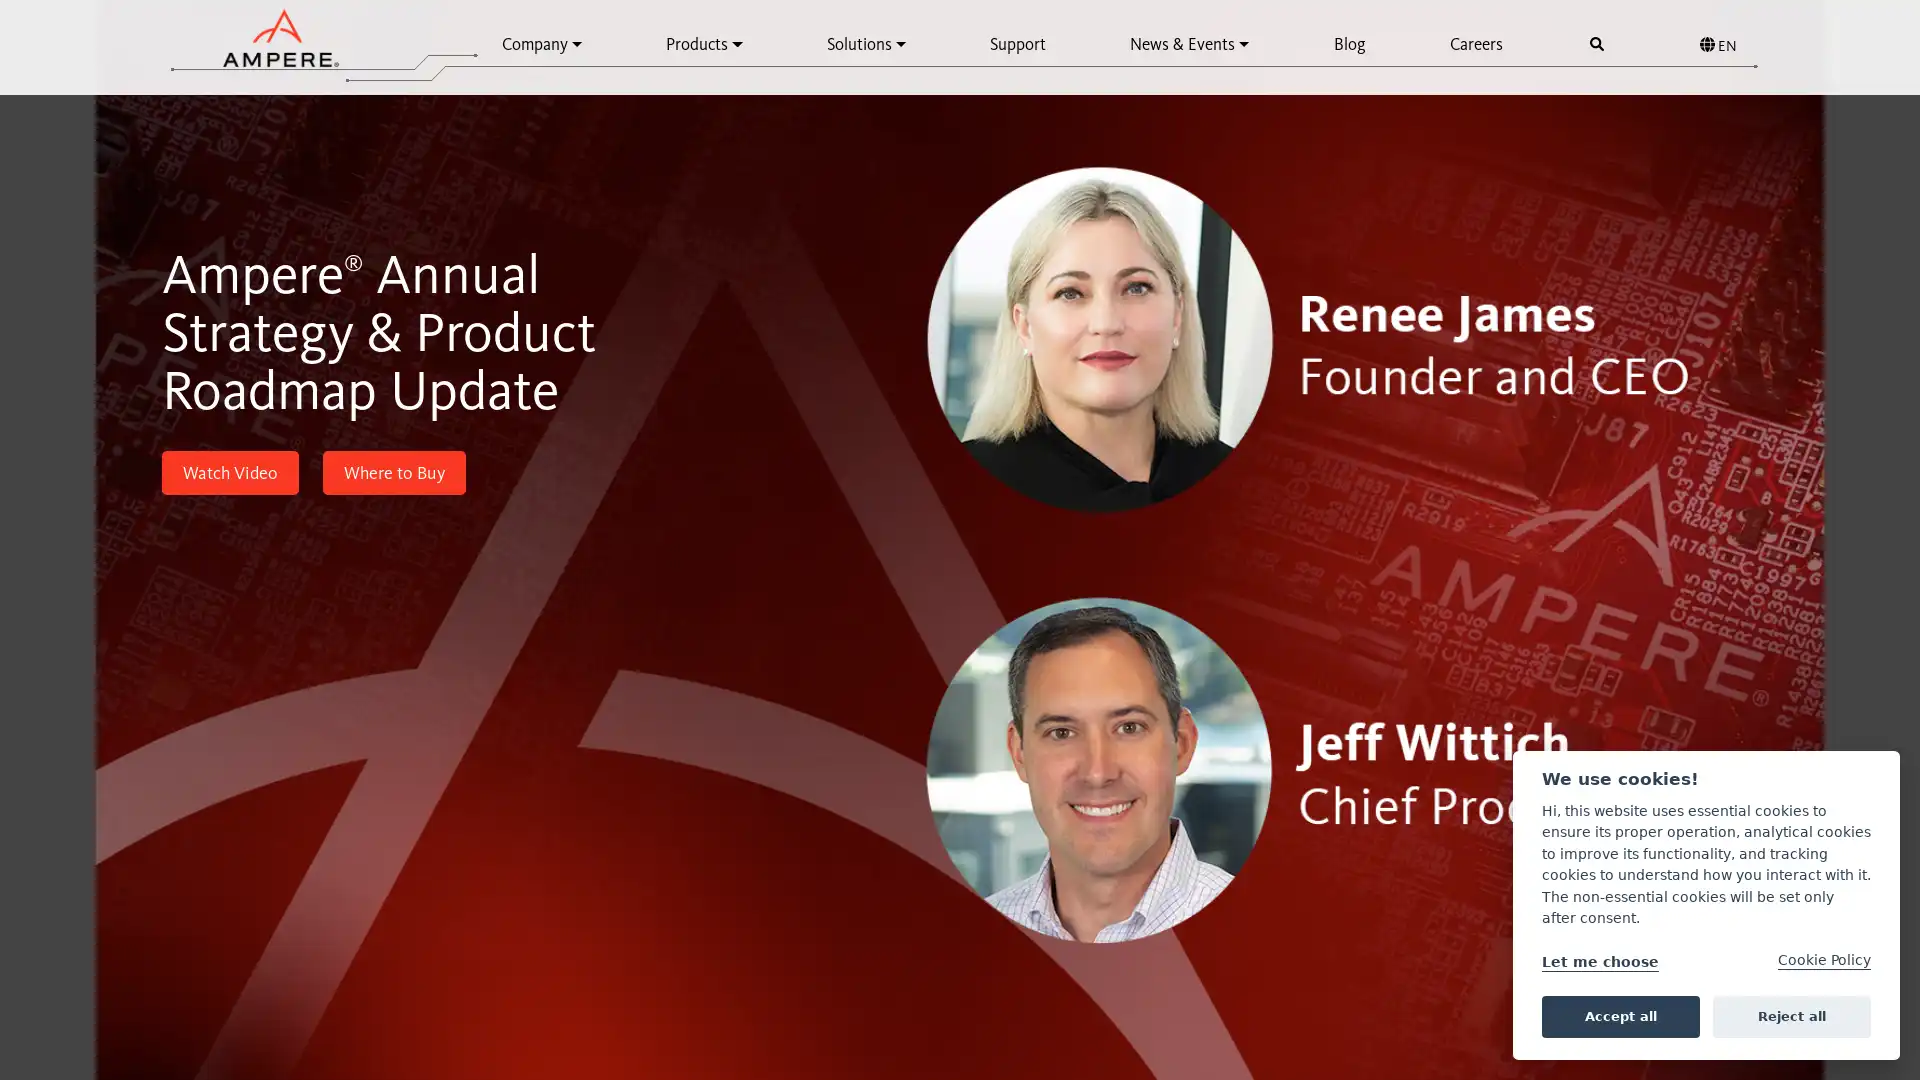  Describe the element at coordinates (230, 473) in the screenshot. I see `Watch Video` at that location.